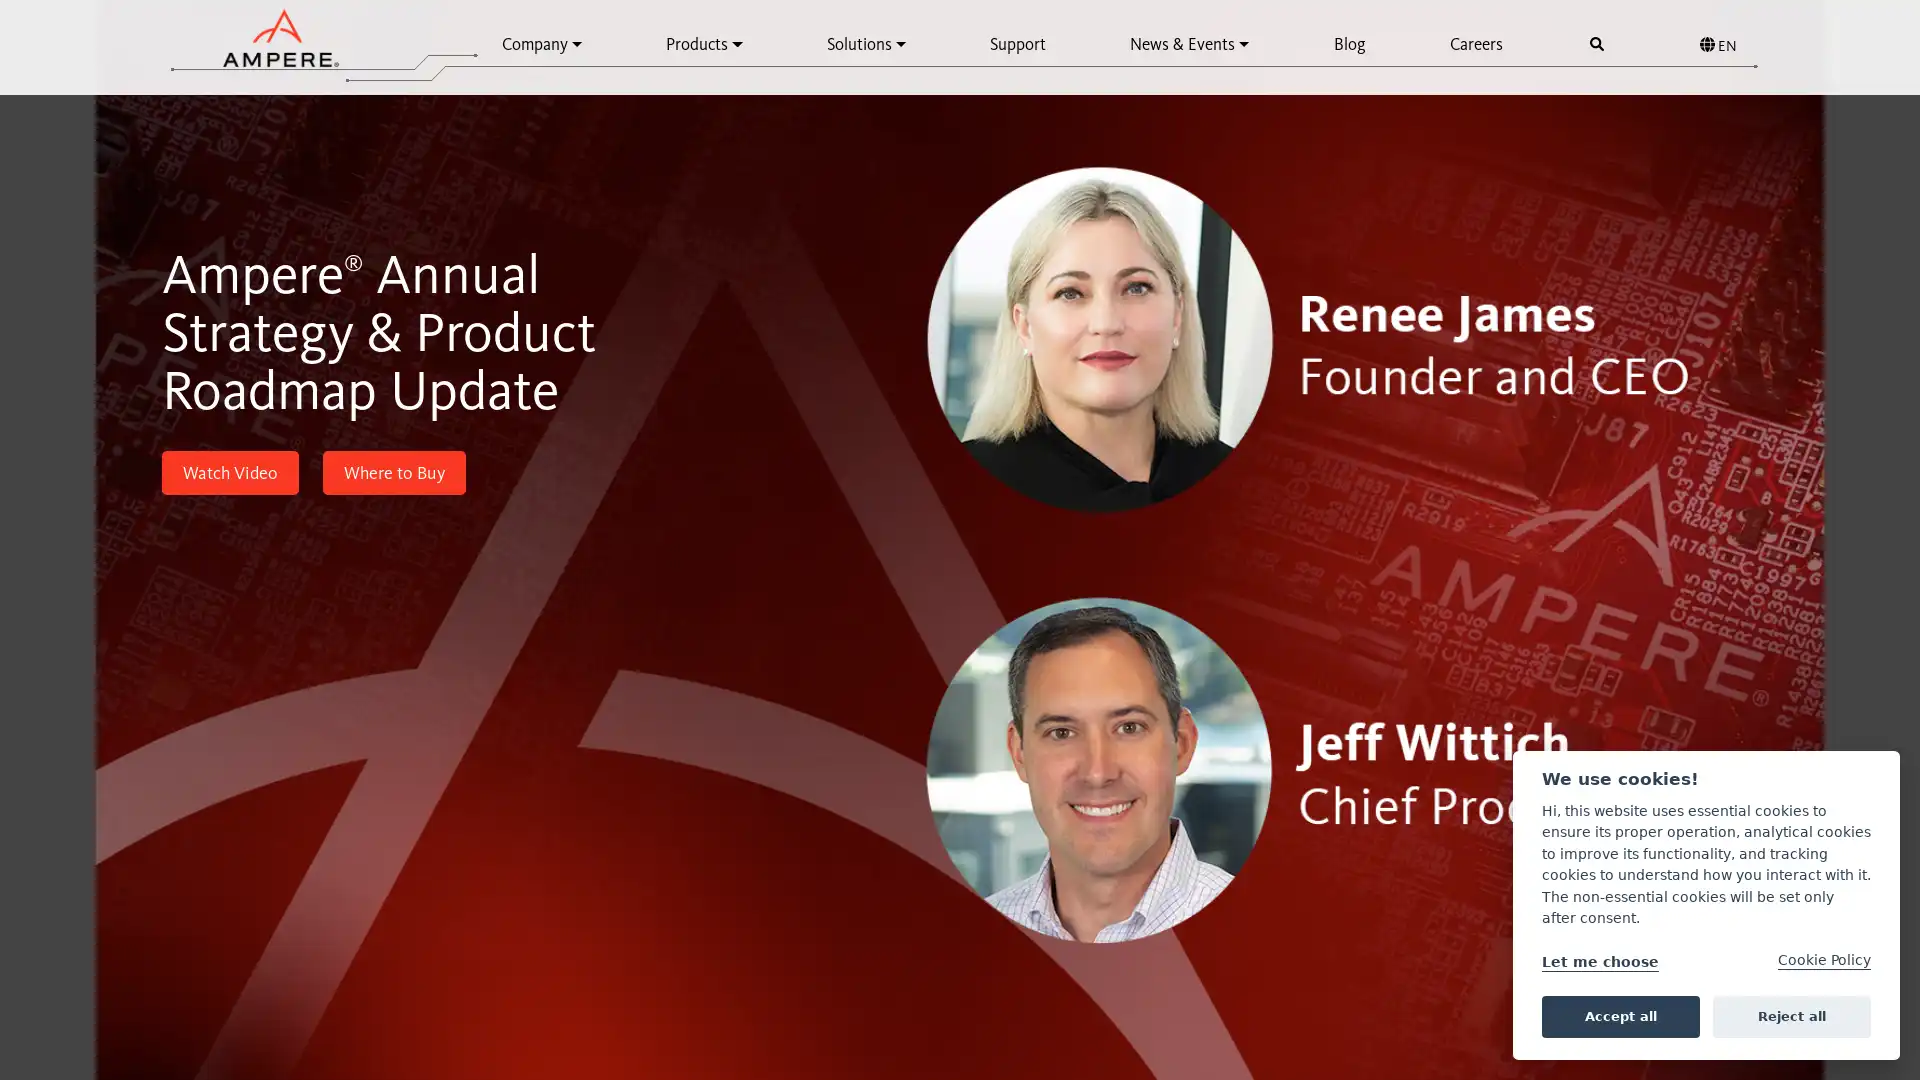  Describe the element at coordinates (230, 473) in the screenshot. I see `Watch Video` at that location.